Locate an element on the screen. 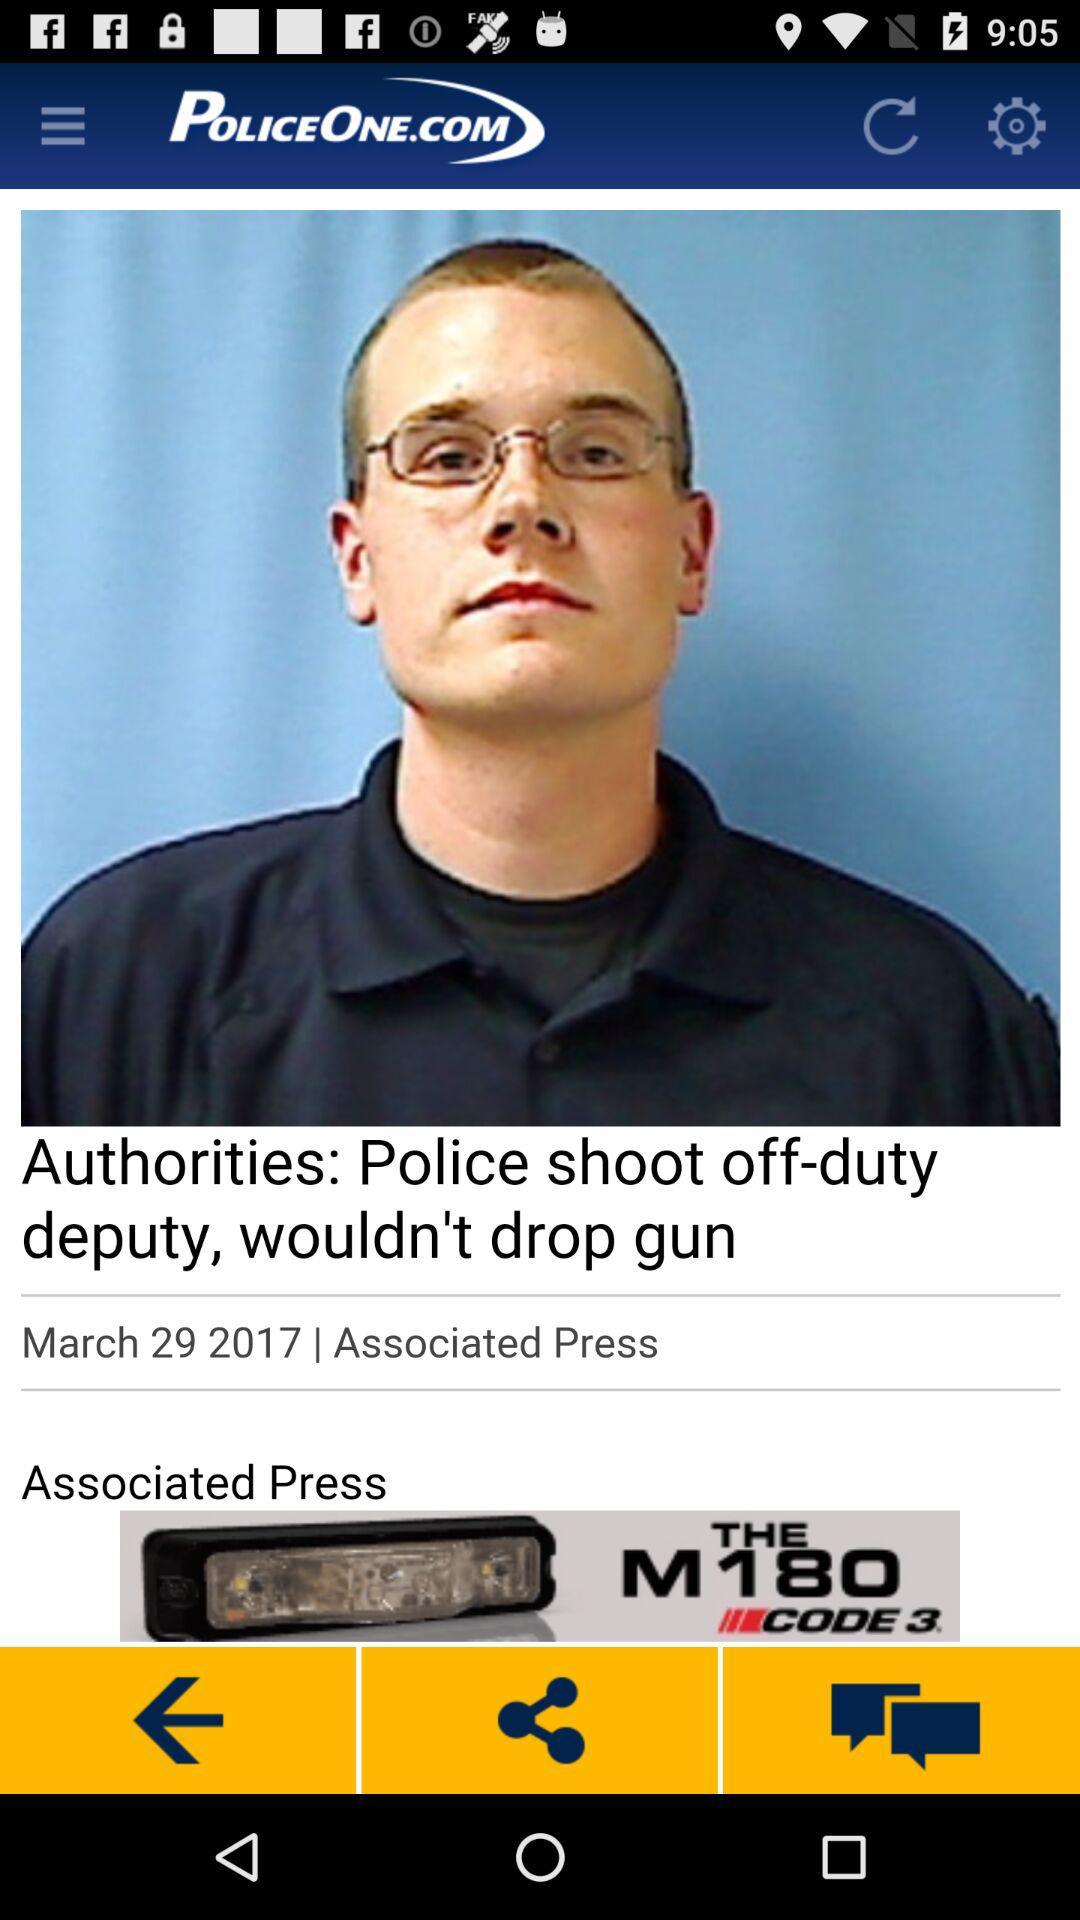 The height and width of the screenshot is (1920, 1080). return to previous is located at coordinates (177, 1719).